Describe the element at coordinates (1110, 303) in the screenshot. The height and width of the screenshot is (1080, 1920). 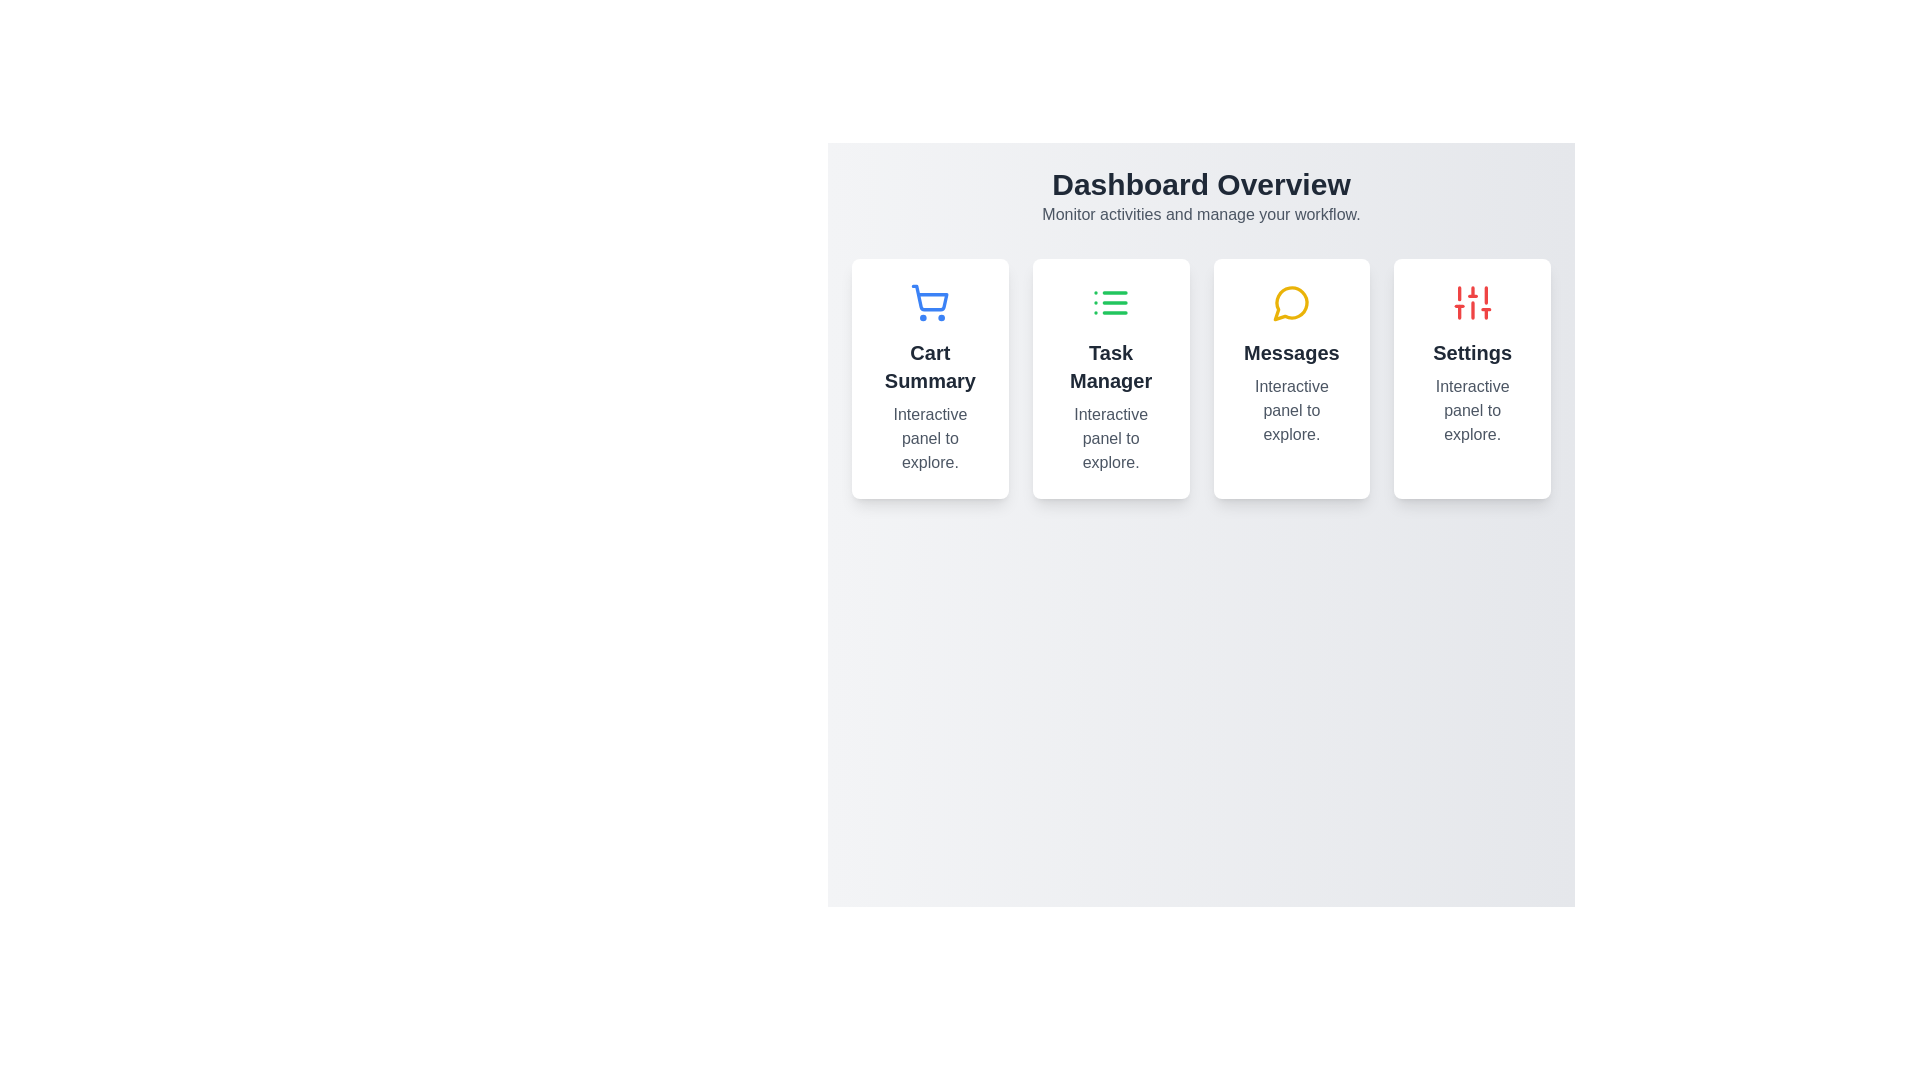
I see `the list icon representing tasks in the 'Task Manager' functionality, which is located on the second card in the second column from the left` at that location.